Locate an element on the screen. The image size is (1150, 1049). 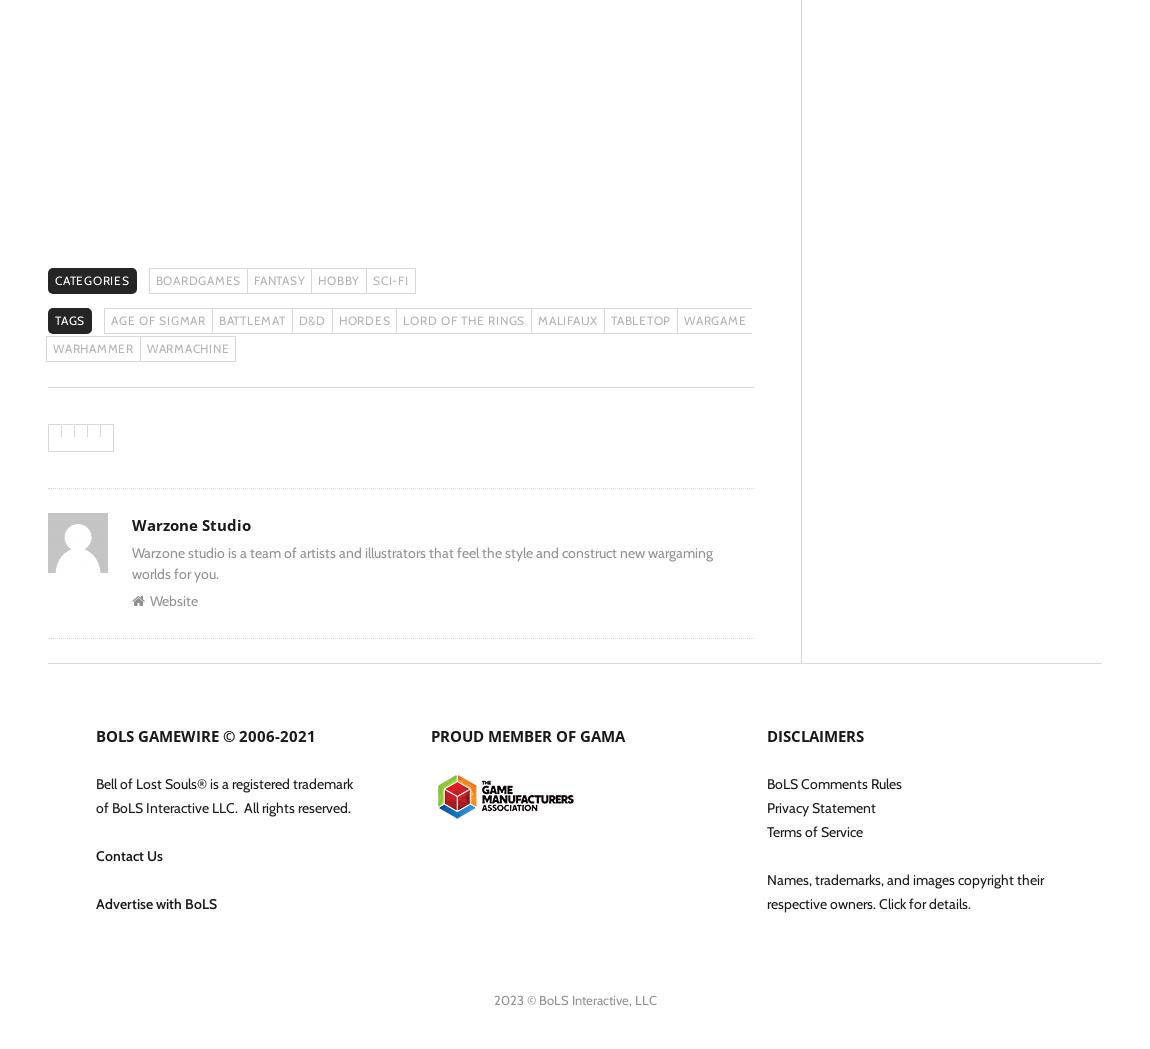
'BoLS Gamewire © 2006-2021' is located at coordinates (204, 734).